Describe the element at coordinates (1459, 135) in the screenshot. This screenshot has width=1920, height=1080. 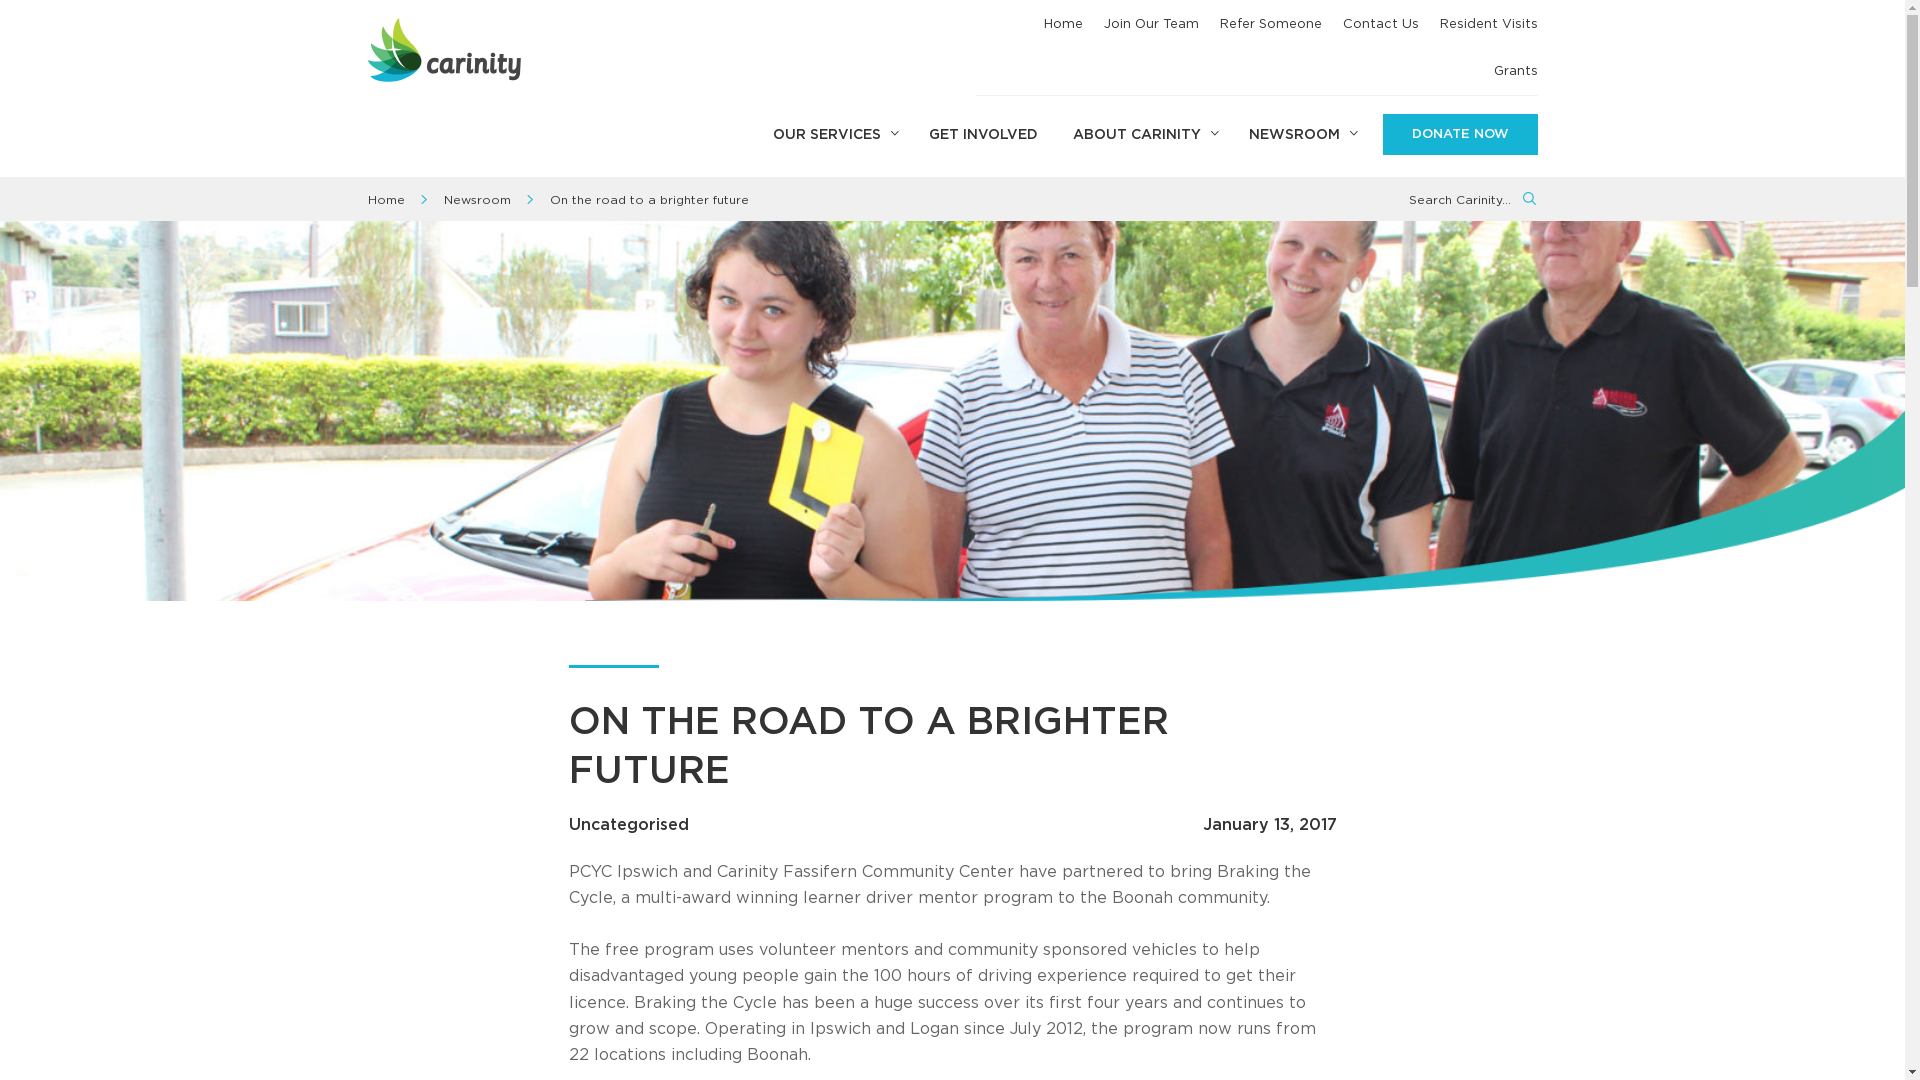
I see `'DONATE NOW'` at that location.